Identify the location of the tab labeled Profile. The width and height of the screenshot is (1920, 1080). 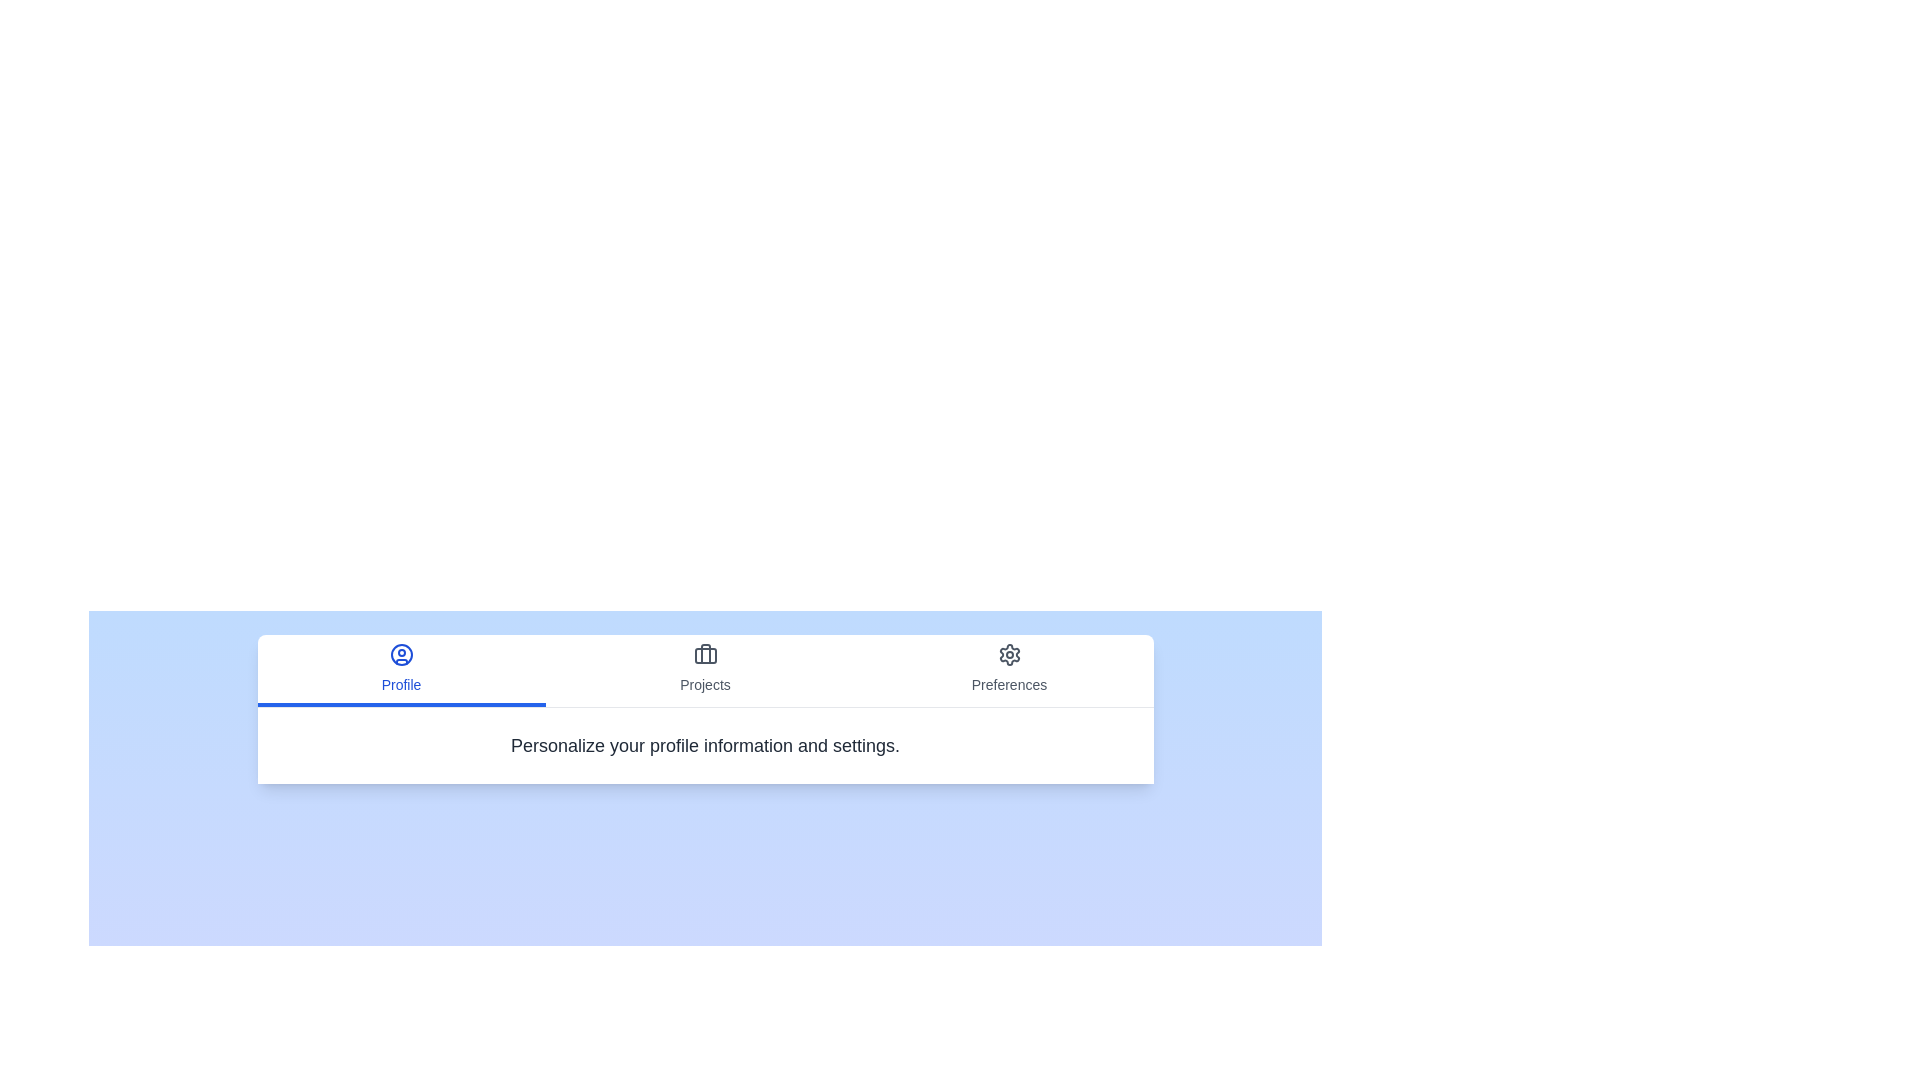
(400, 671).